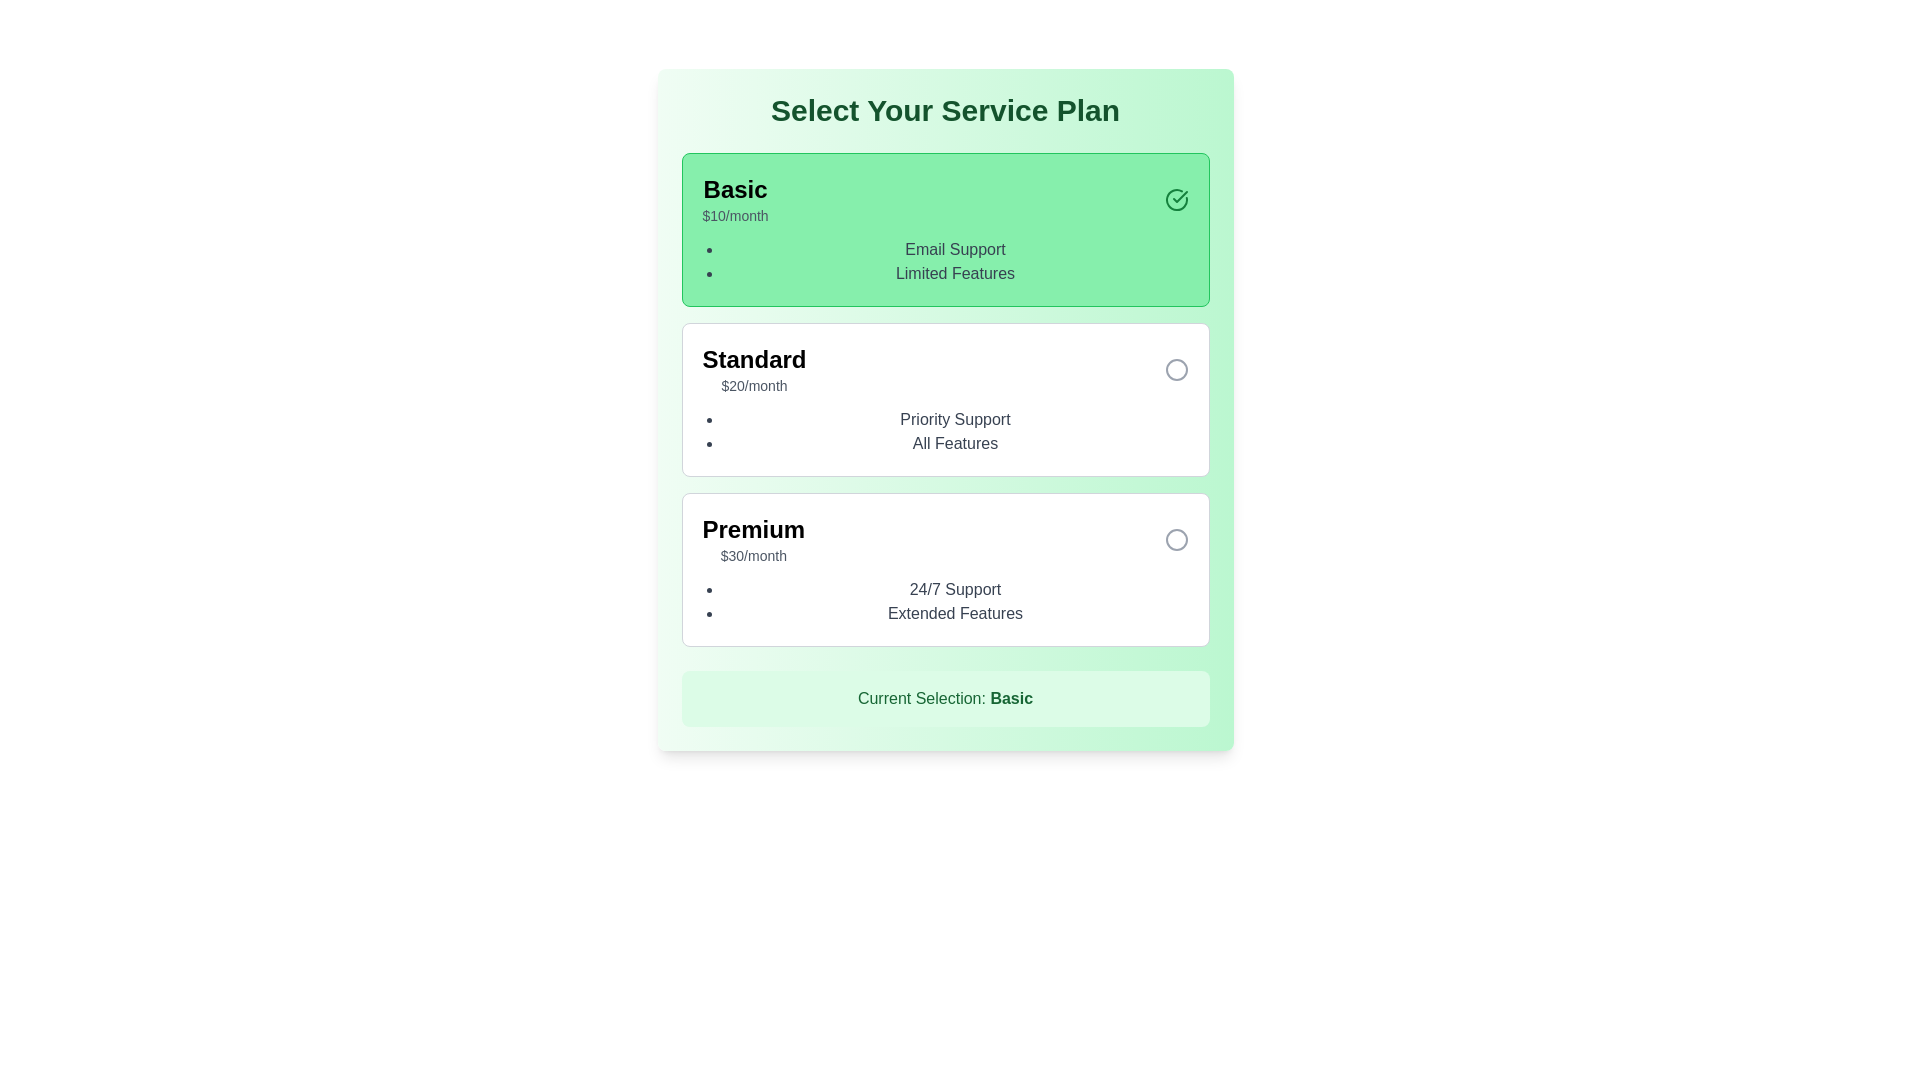 Image resolution: width=1920 pixels, height=1080 pixels. I want to click on text from the 'Premium' service plan details list item group, which includes '24/7 Support' and 'Extended Features', located below the price and plan name, so click(944, 600).